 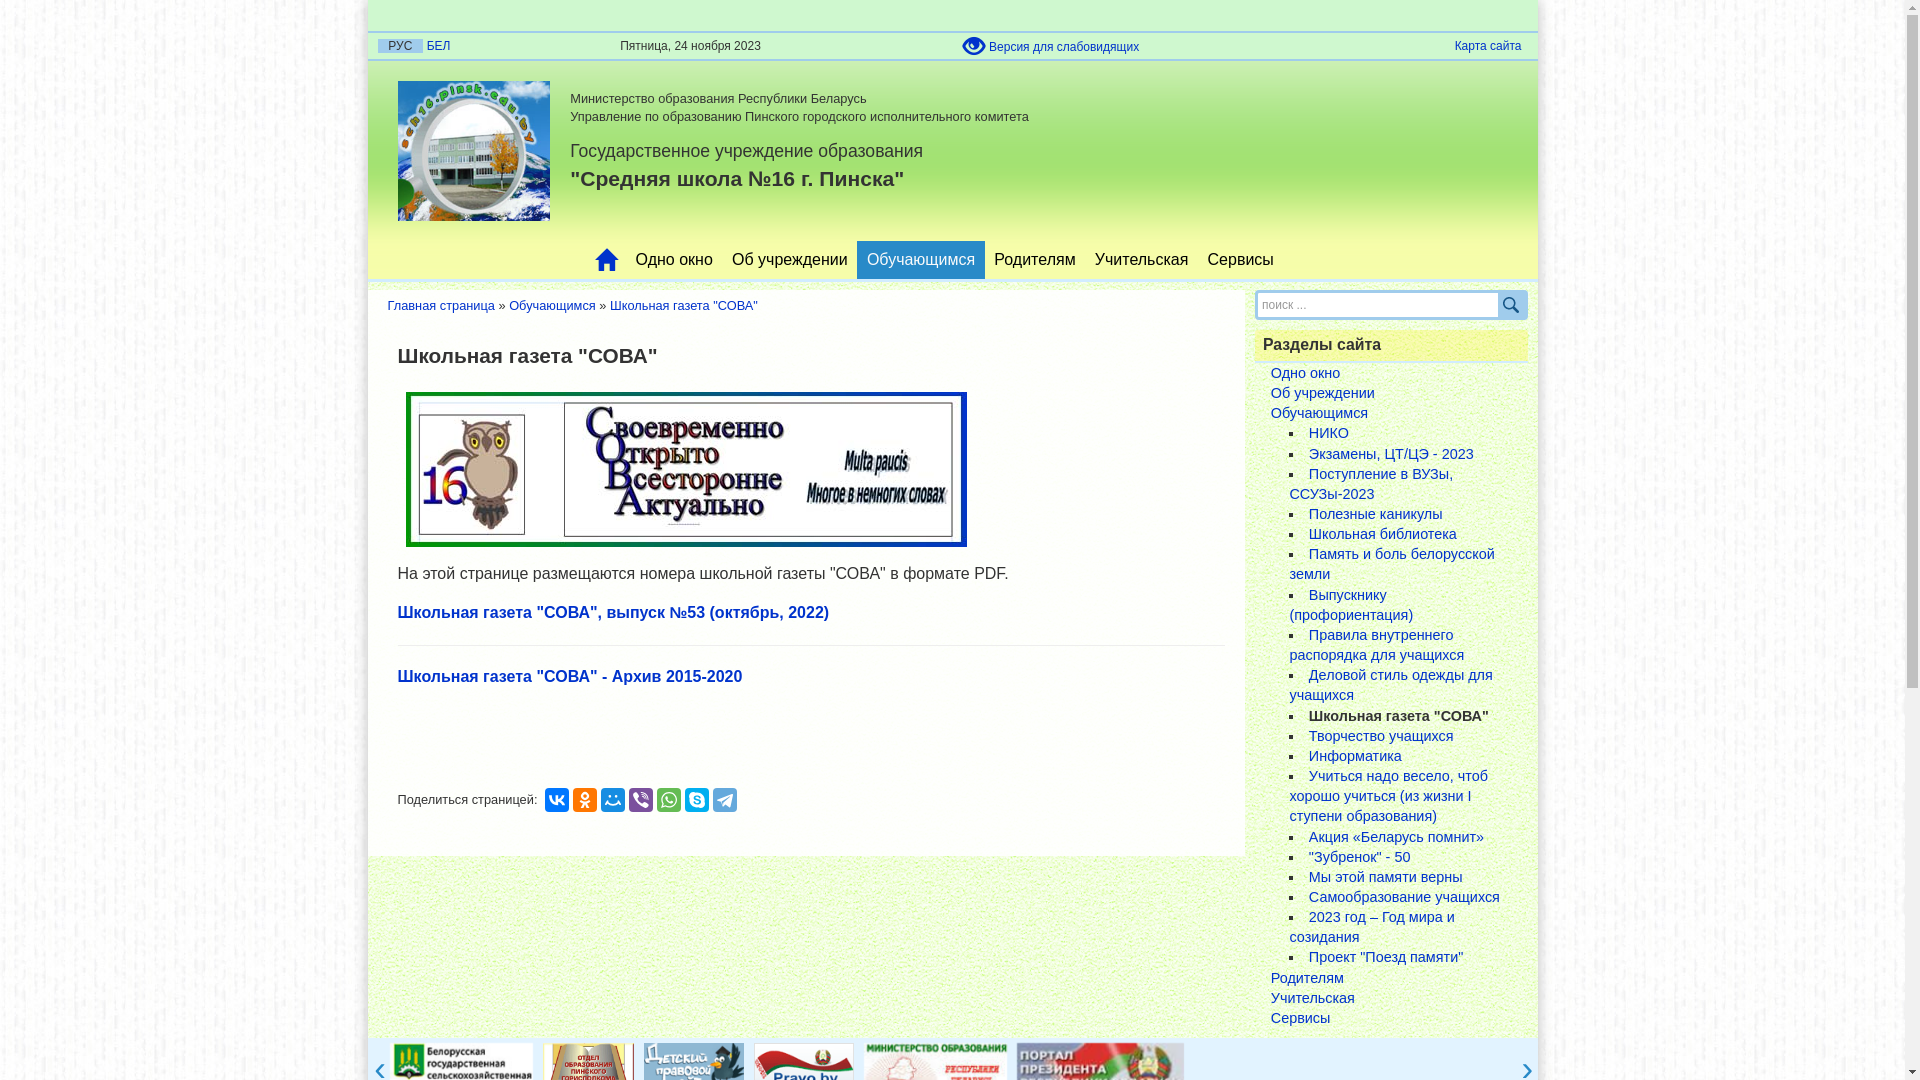 What do you see at coordinates (696, 798) in the screenshot?
I see `'Skype'` at bounding box center [696, 798].